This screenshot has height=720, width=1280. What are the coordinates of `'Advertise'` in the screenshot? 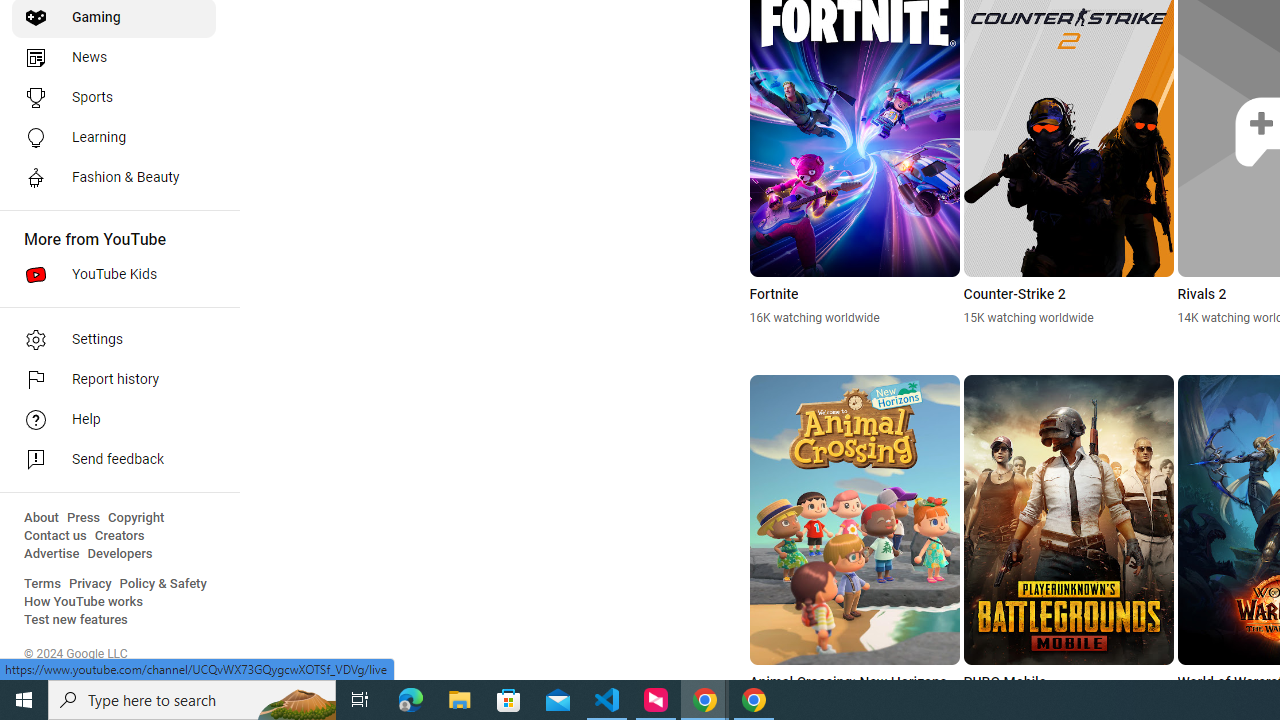 It's located at (51, 554).